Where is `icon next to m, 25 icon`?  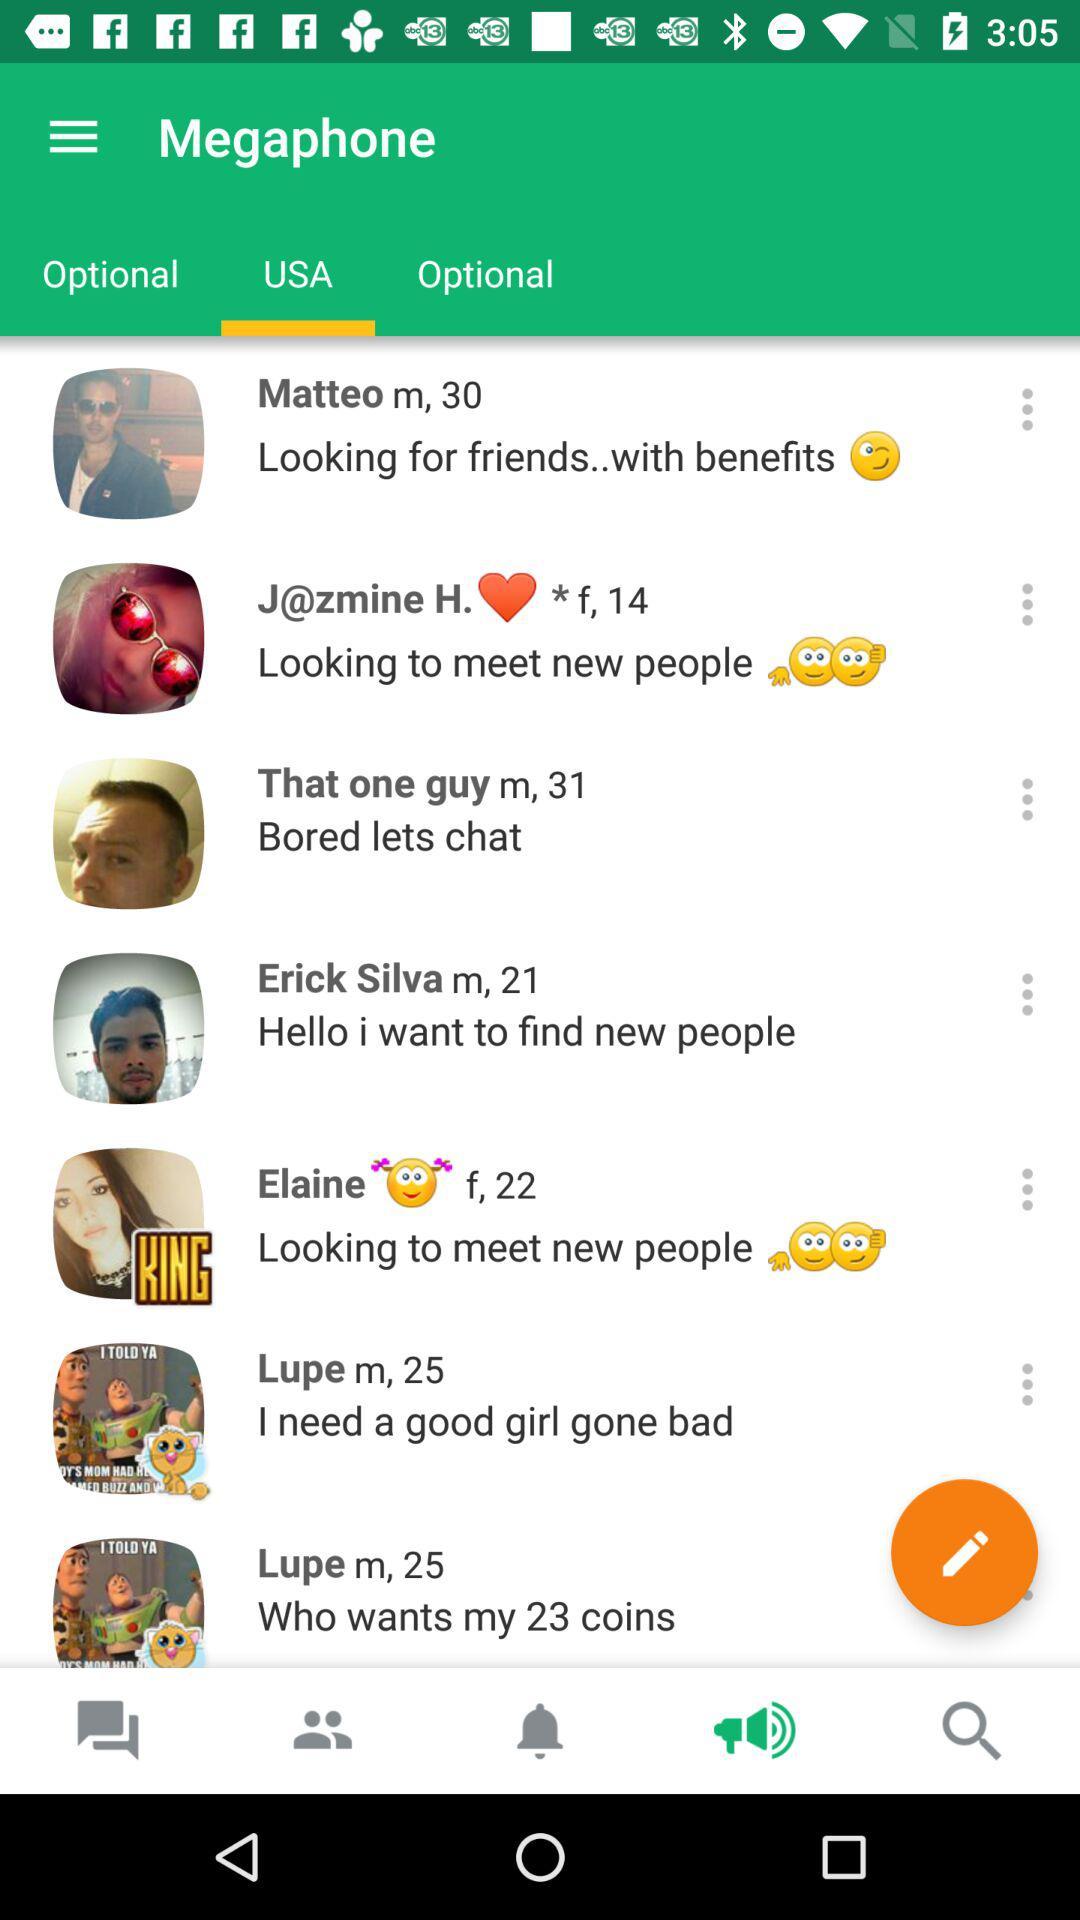 icon next to m, 25 icon is located at coordinates (963, 1551).